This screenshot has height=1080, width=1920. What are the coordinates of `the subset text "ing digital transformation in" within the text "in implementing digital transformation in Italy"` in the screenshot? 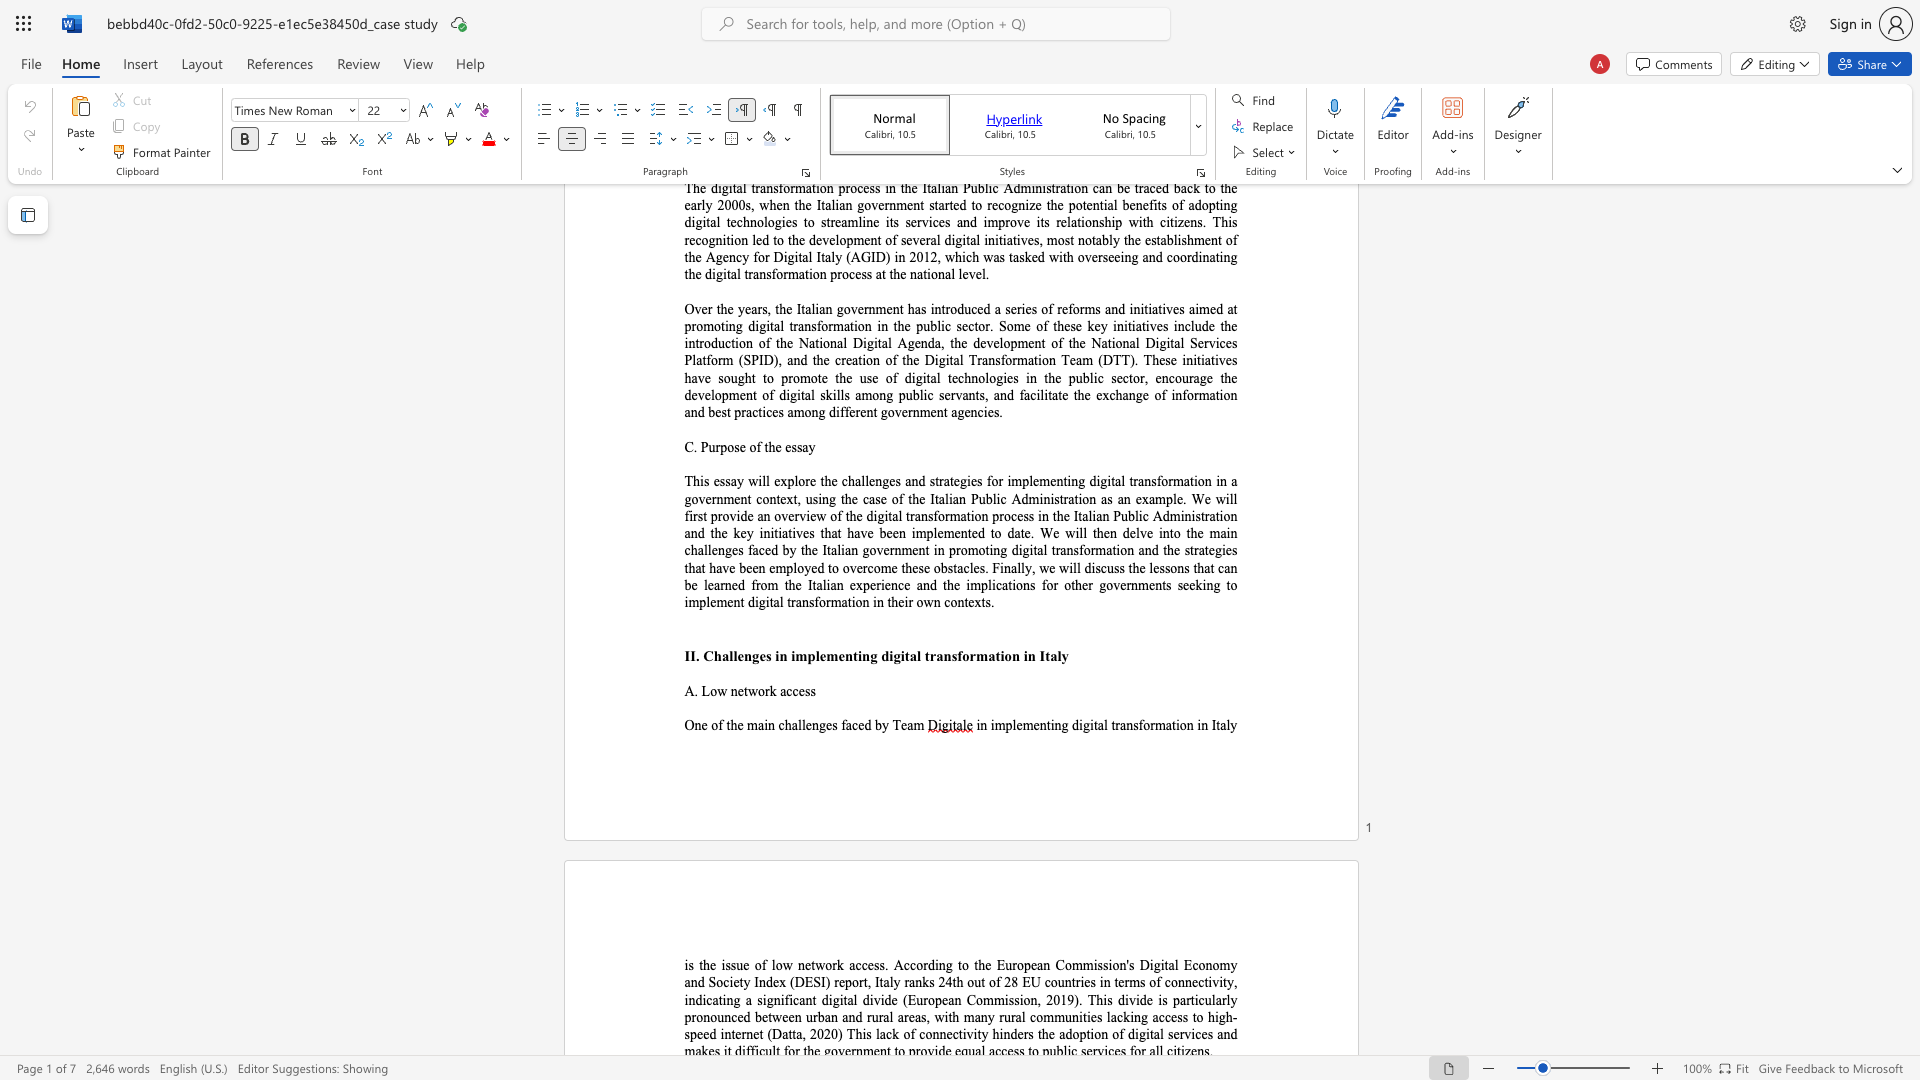 It's located at (1049, 725).